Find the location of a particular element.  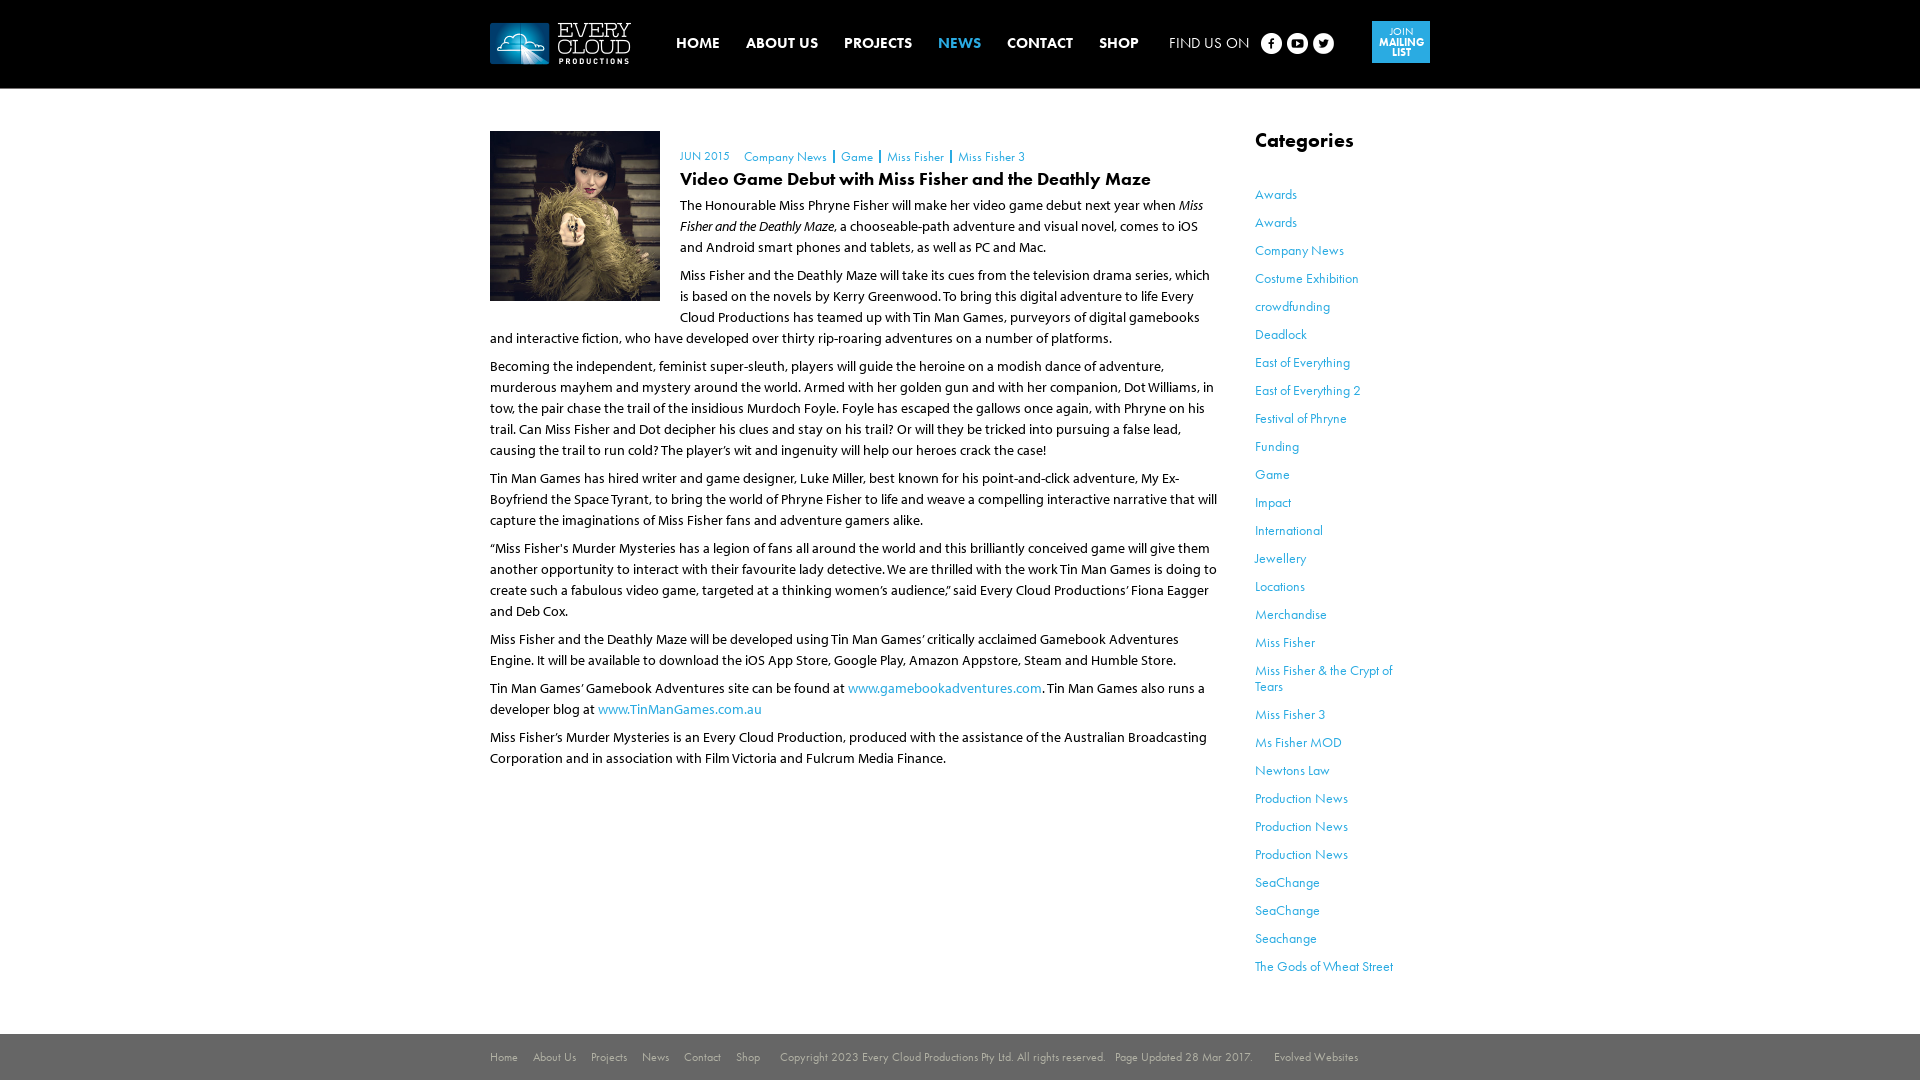

'Production News' is located at coordinates (1301, 853).